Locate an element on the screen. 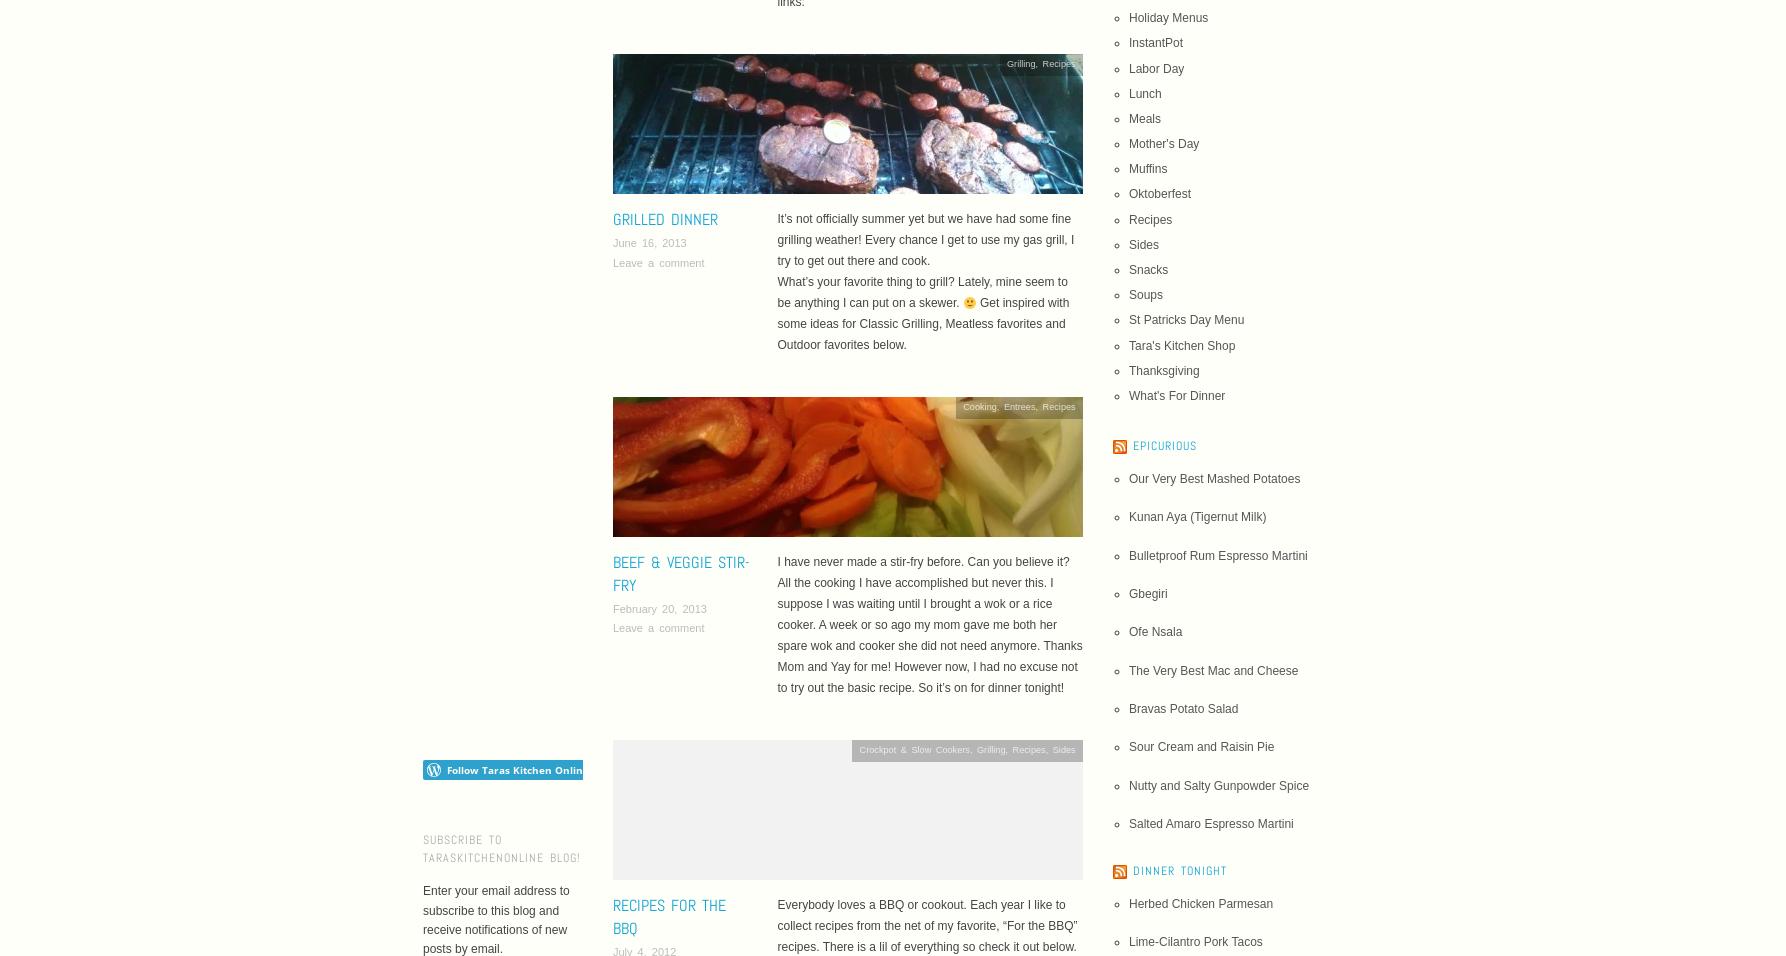 This screenshot has width=1786, height=956. 'Bulletproof Rum Espresso Martini' is located at coordinates (1127, 553).